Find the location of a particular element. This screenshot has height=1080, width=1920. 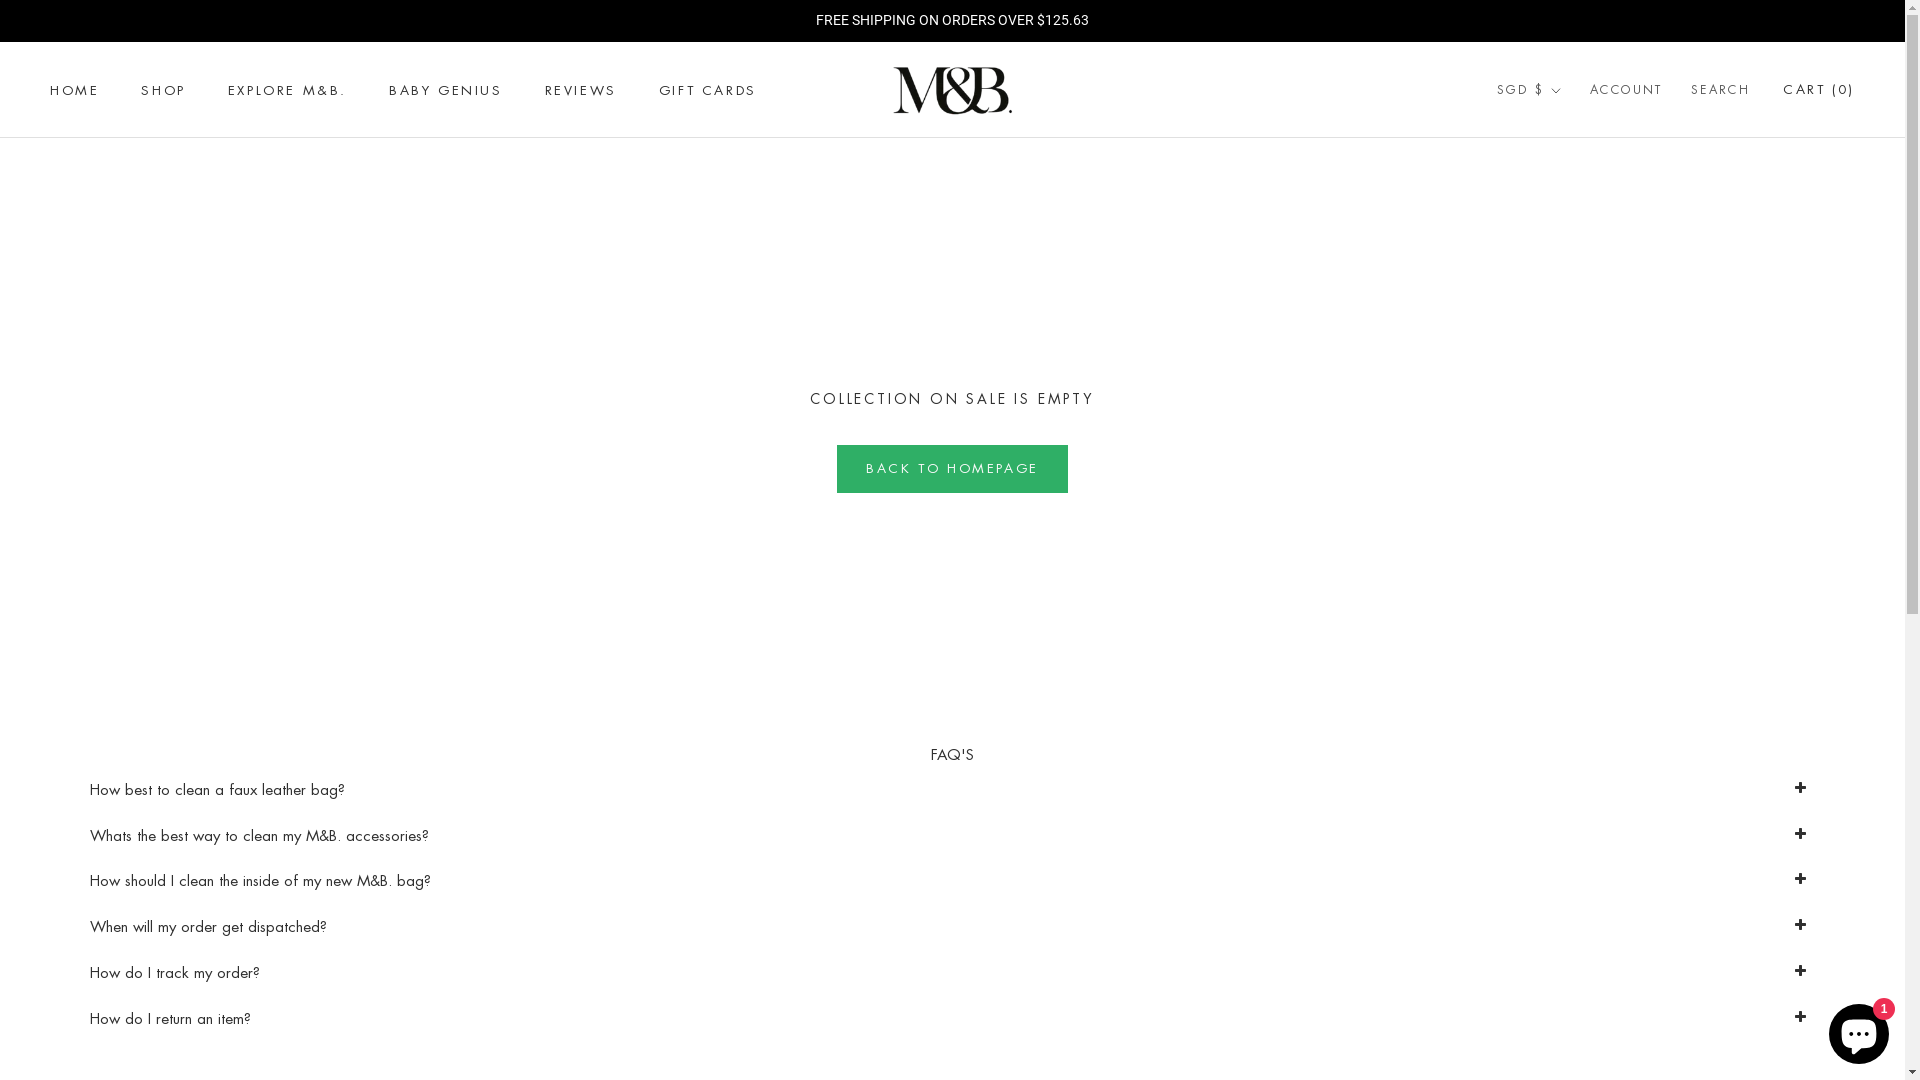

'EXPLORE M&B.' is located at coordinates (286, 90).